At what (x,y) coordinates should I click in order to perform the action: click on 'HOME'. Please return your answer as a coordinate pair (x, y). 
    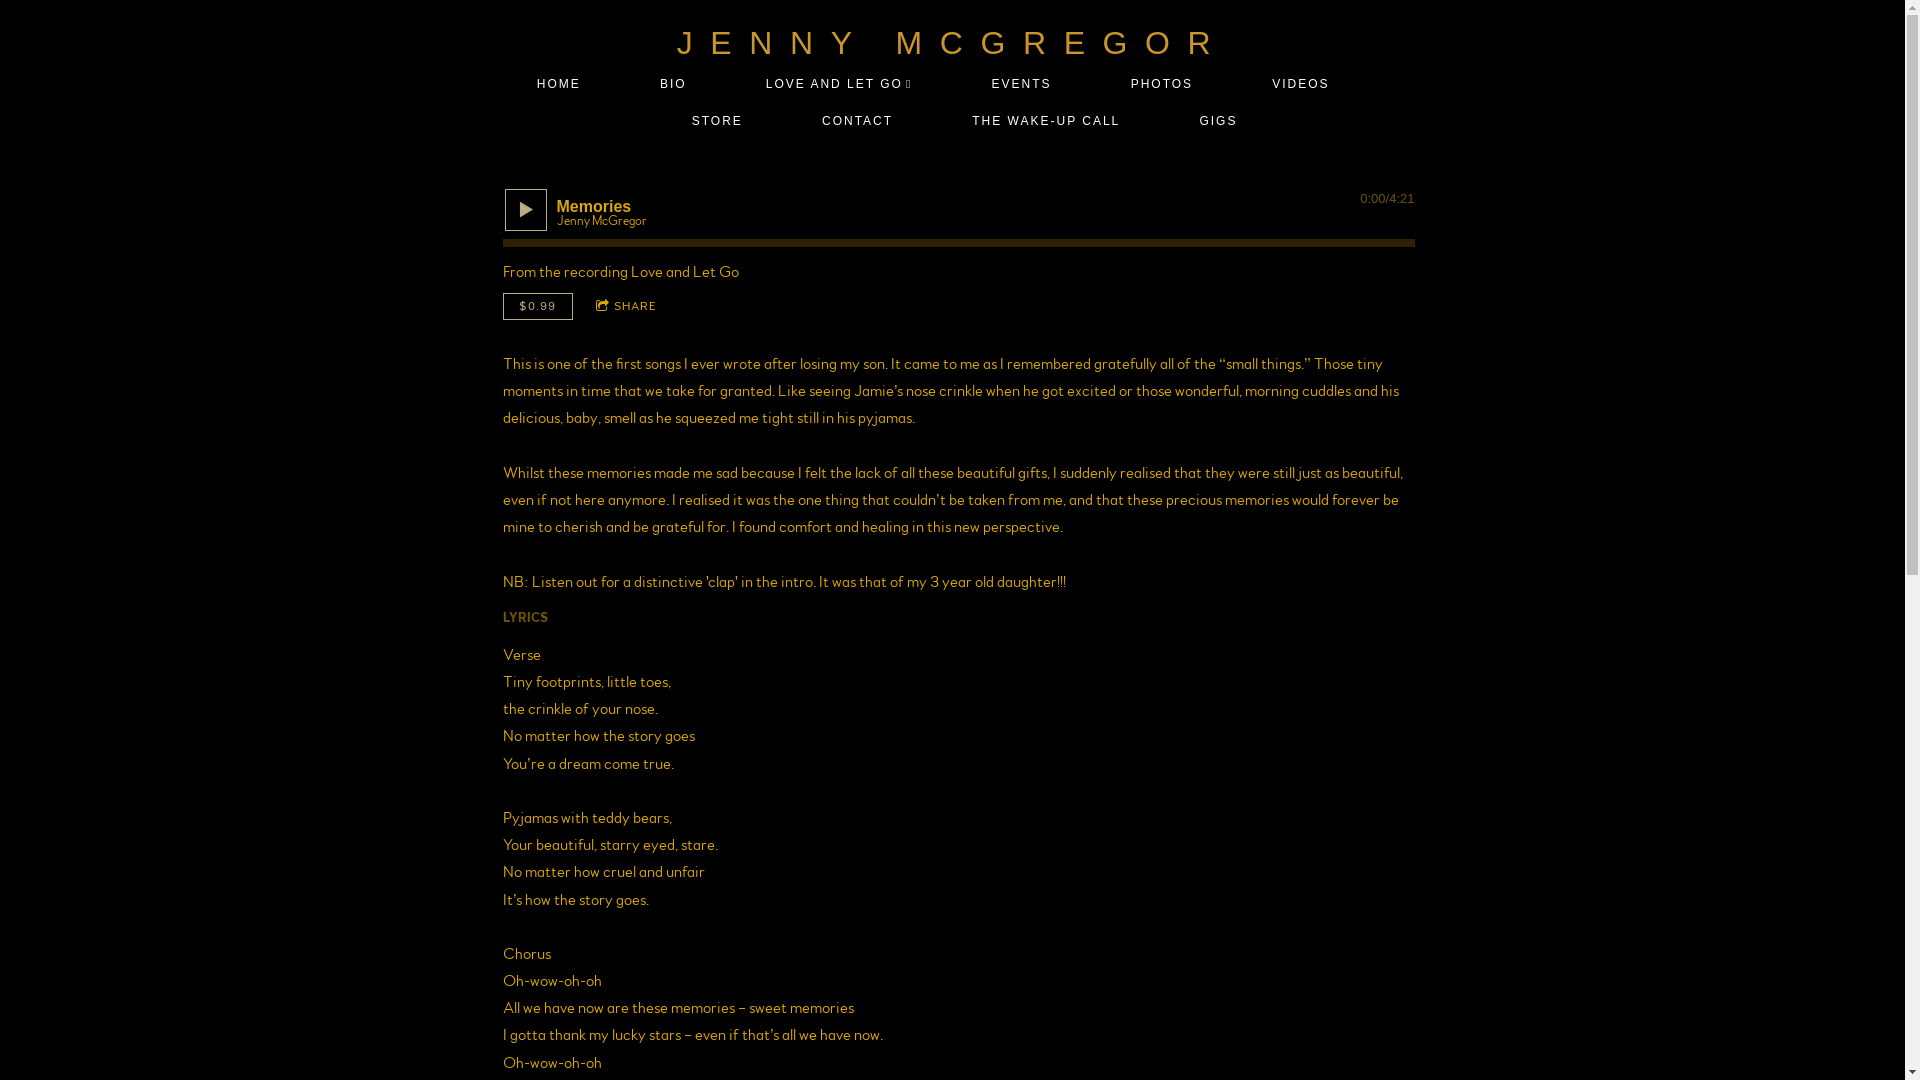
    Looking at the image, I should click on (558, 83).